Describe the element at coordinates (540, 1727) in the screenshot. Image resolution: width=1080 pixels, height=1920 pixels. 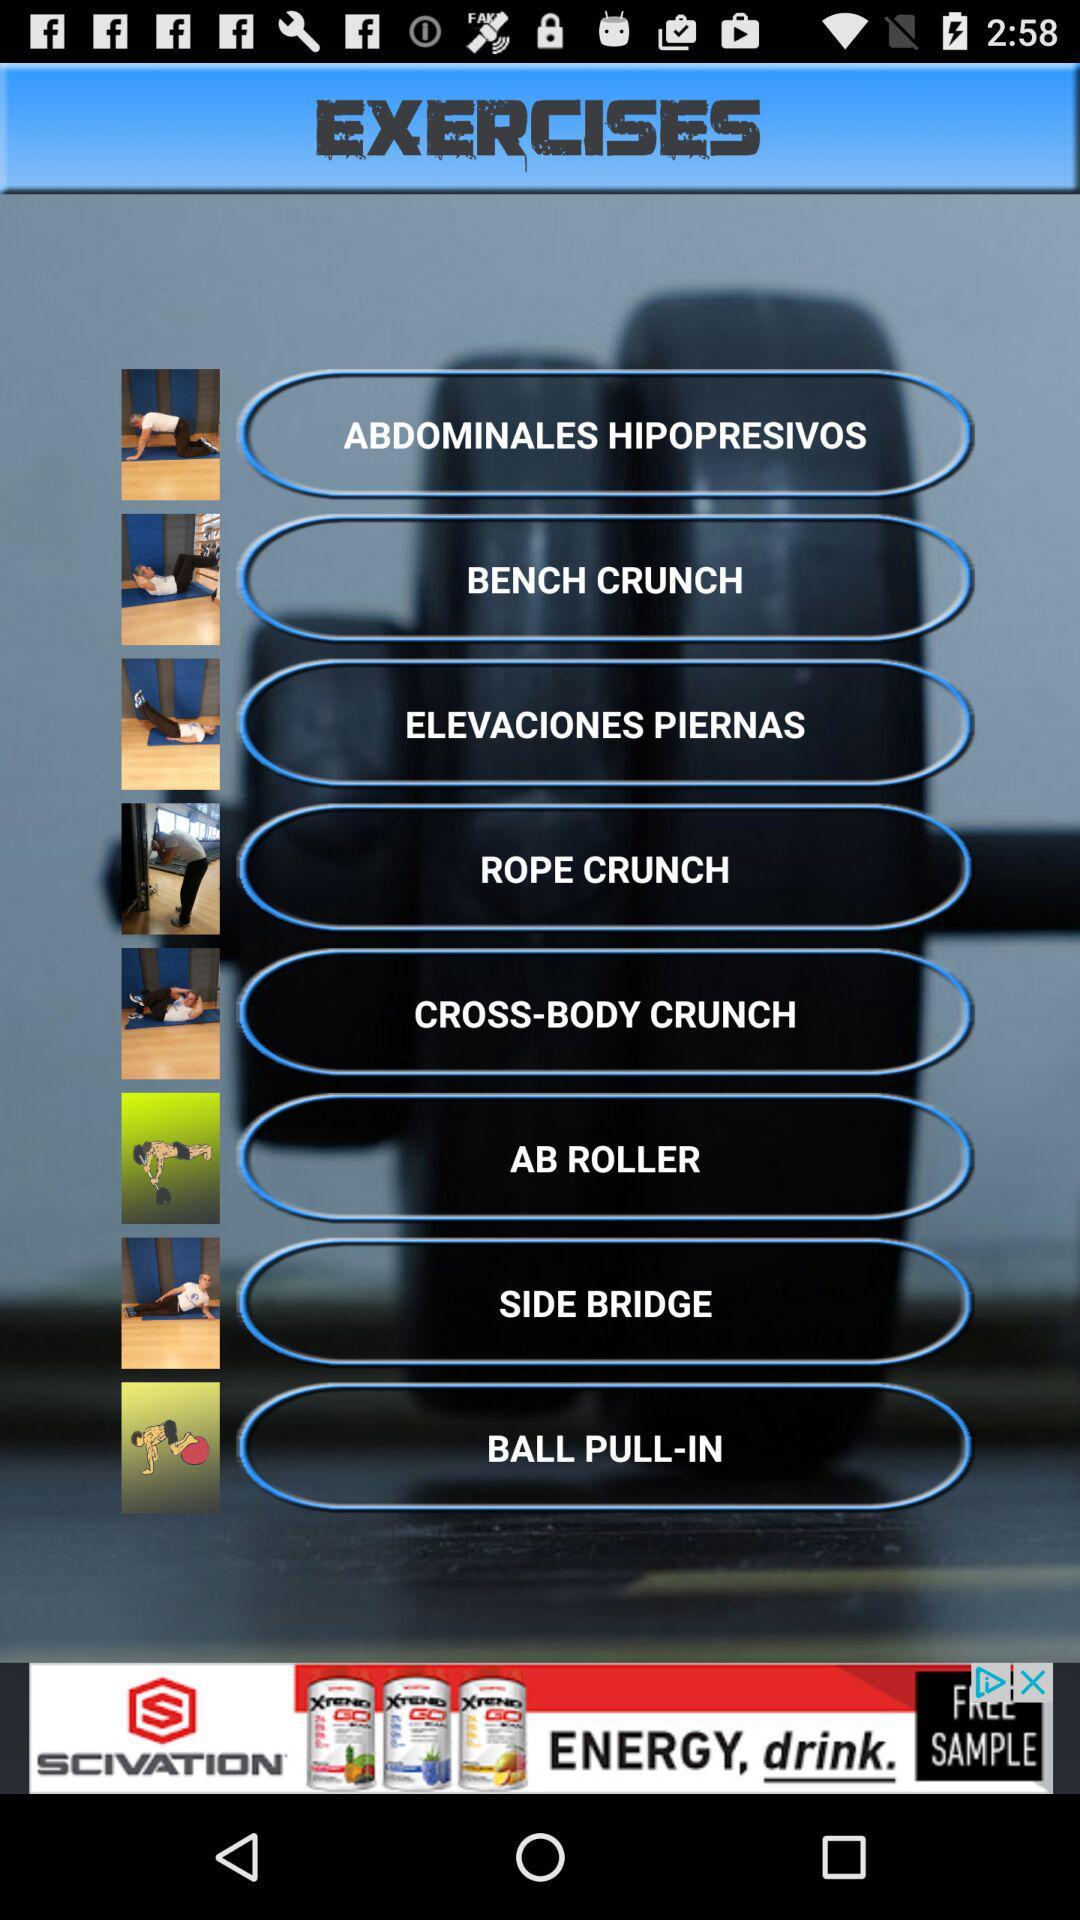
I see `advertisement banner` at that location.